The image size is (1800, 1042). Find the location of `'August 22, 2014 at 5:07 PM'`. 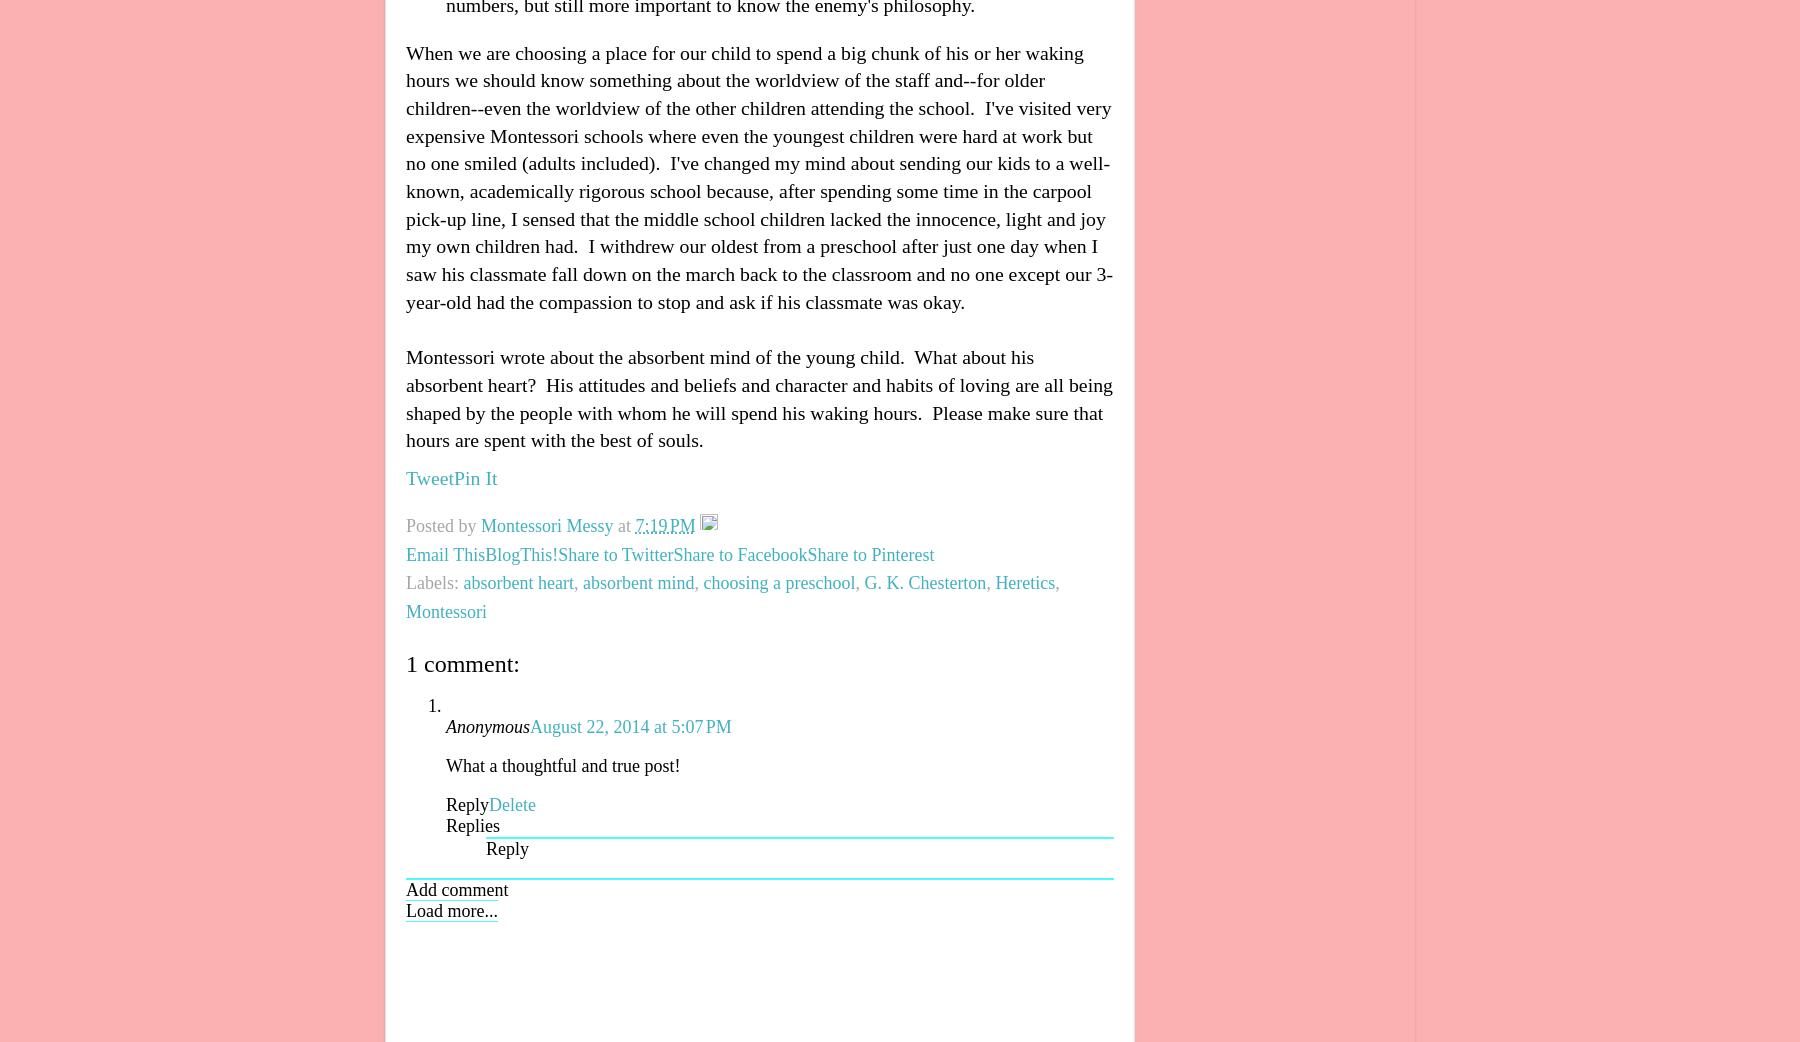

'August 22, 2014 at 5:07 PM' is located at coordinates (528, 724).